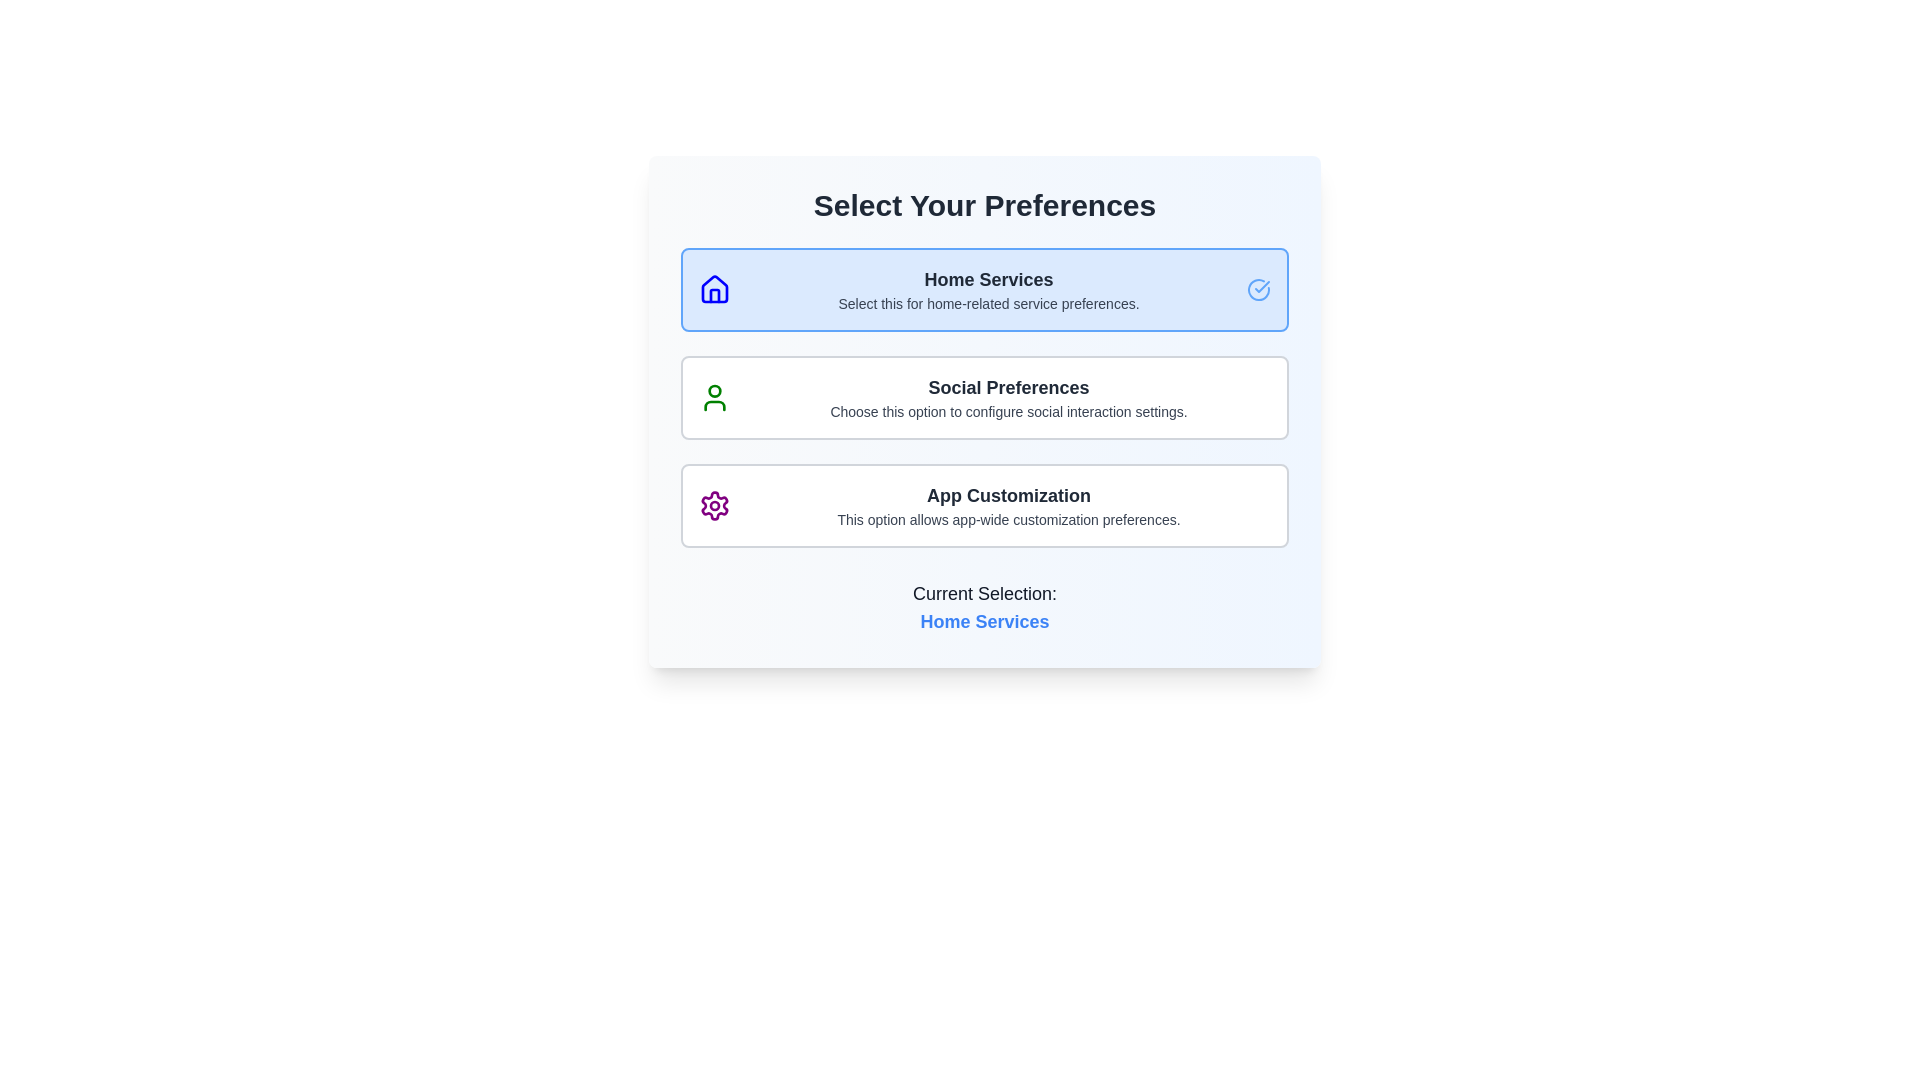 Image resolution: width=1920 pixels, height=1080 pixels. Describe the element at coordinates (1008, 504) in the screenshot. I see `the 'App Customization' menu option, which is the third selectable card in the interface, featuring a bold title and a descriptive text below it` at that location.